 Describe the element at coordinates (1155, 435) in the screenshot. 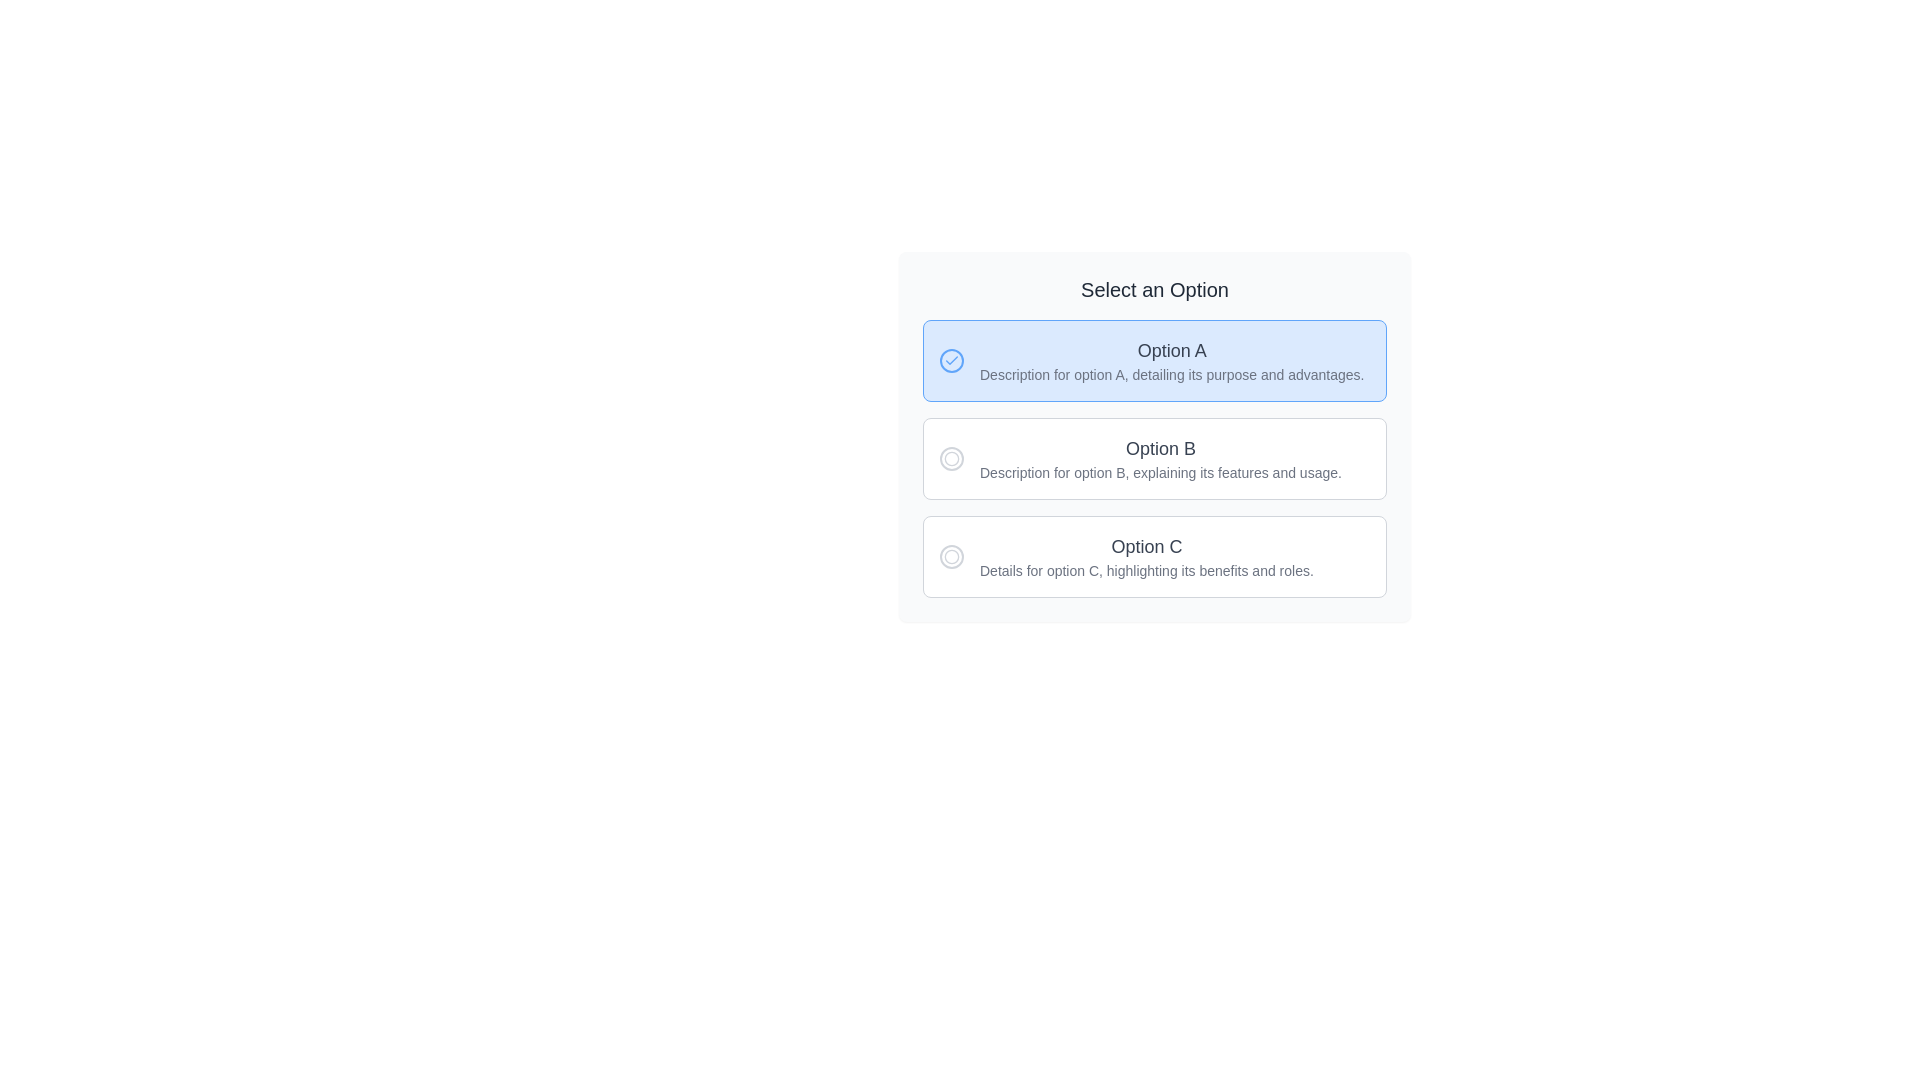

I see `the second option panel labeled 'Option B'` at that location.